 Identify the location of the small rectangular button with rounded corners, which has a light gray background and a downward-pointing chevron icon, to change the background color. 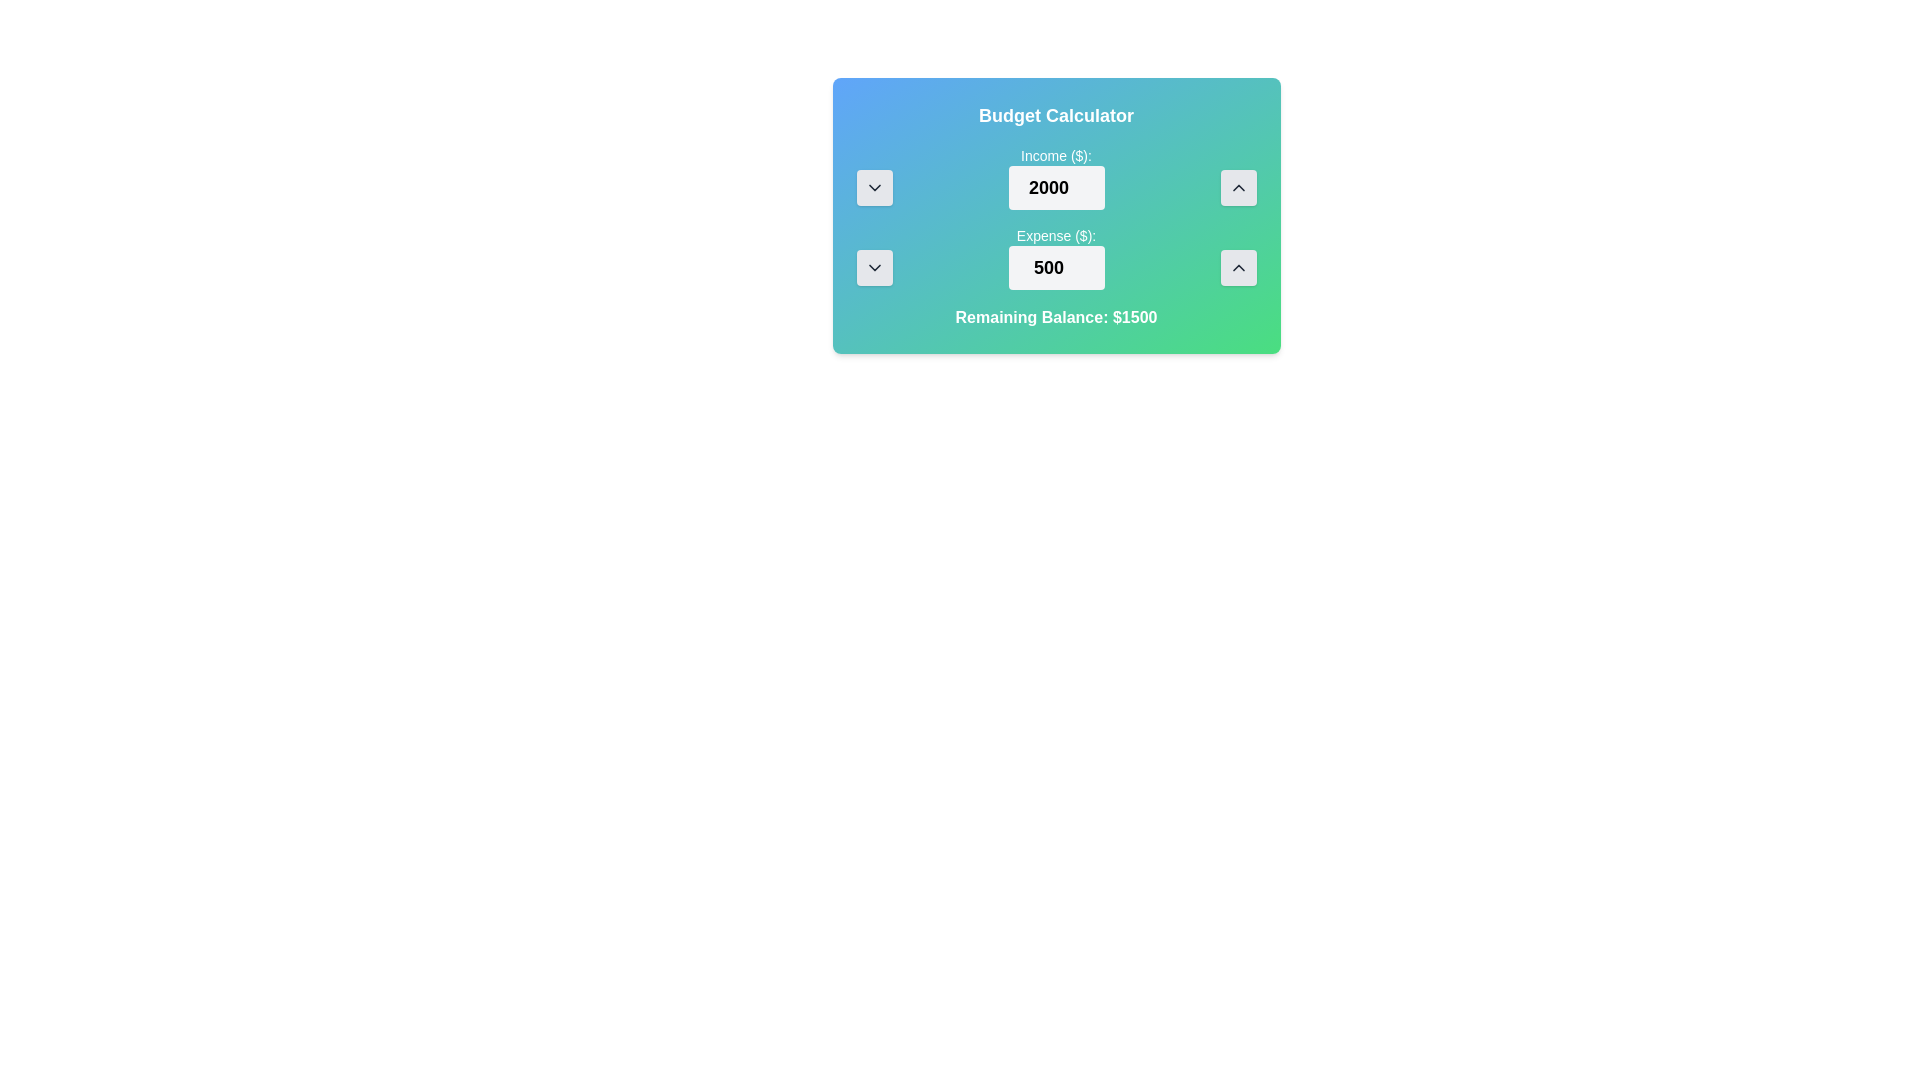
(874, 188).